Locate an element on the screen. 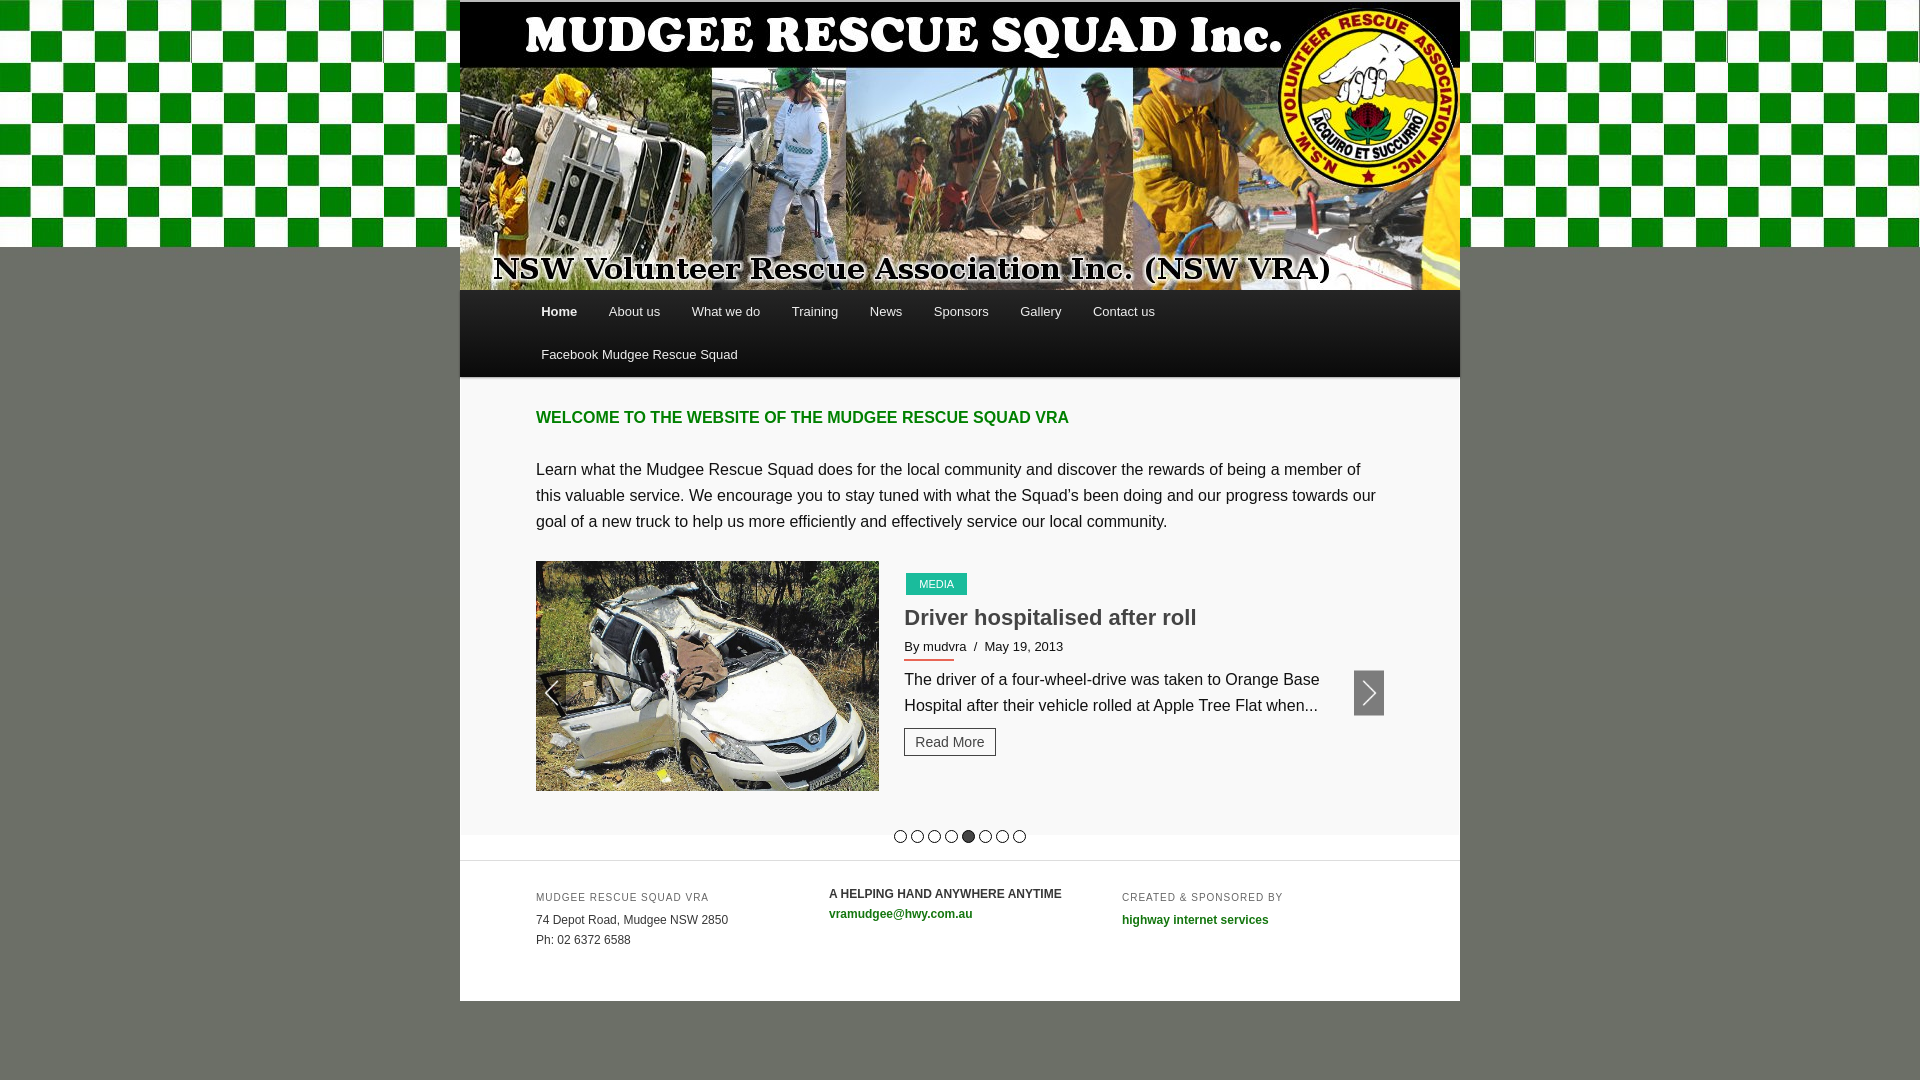  'Training' is located at coordinates (815, 311).